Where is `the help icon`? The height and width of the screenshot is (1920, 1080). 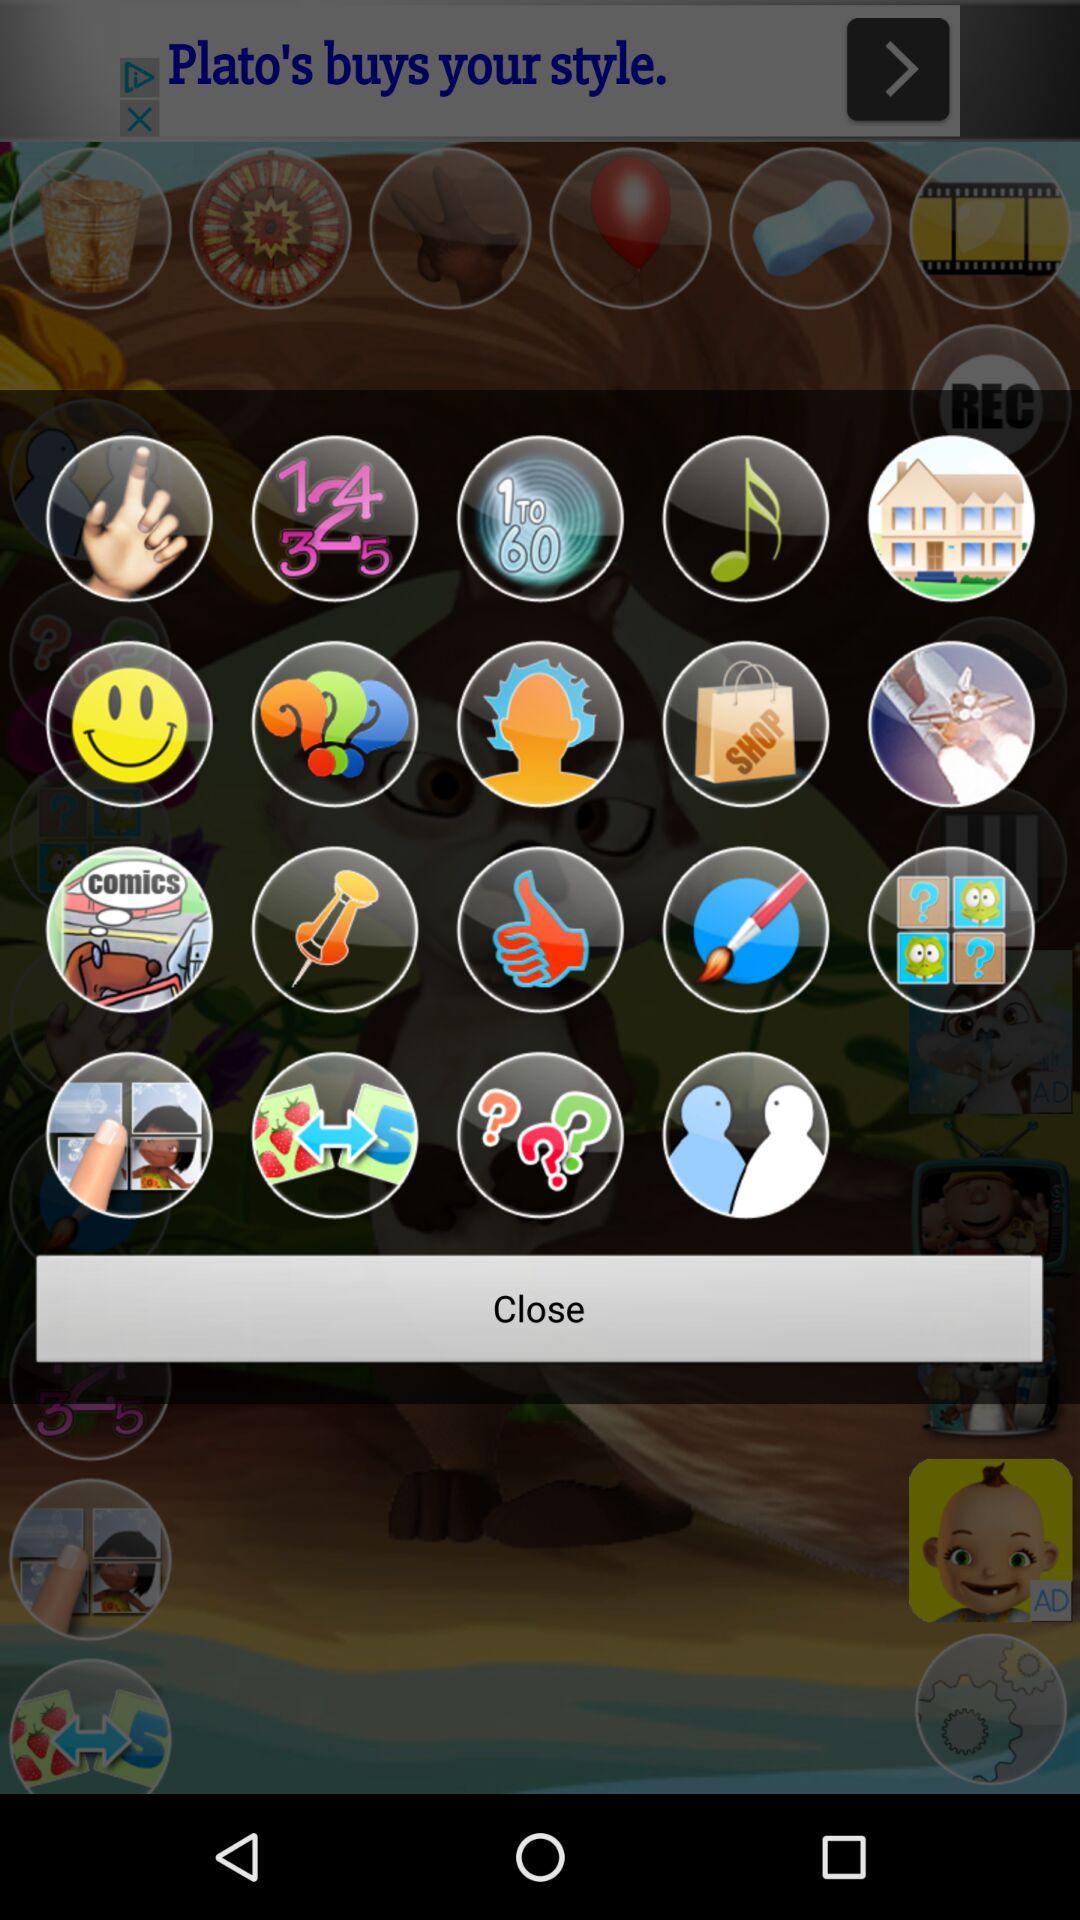 the help icon is located at coordinates (540, 1214).